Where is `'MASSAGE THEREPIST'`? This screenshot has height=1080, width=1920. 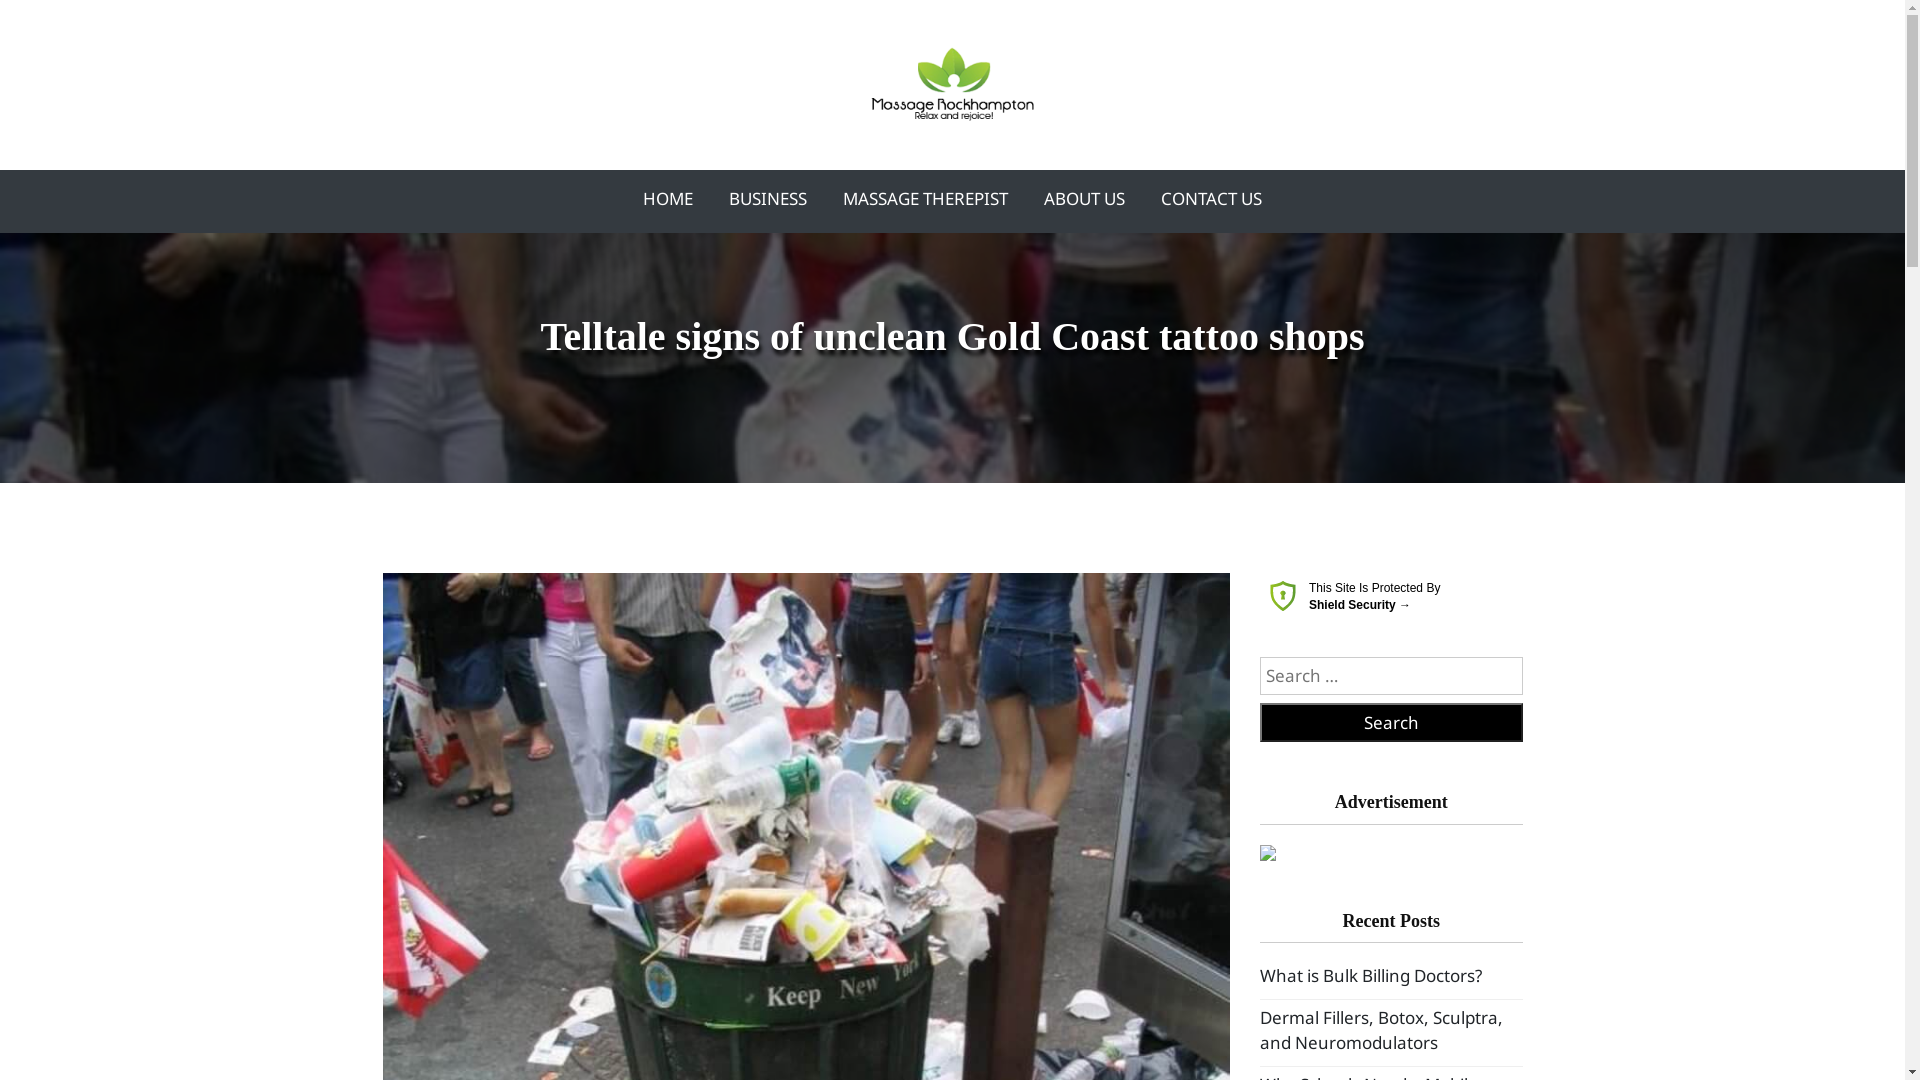 'MASSAGE THEREPIST' is located at coordinates (924, 199).